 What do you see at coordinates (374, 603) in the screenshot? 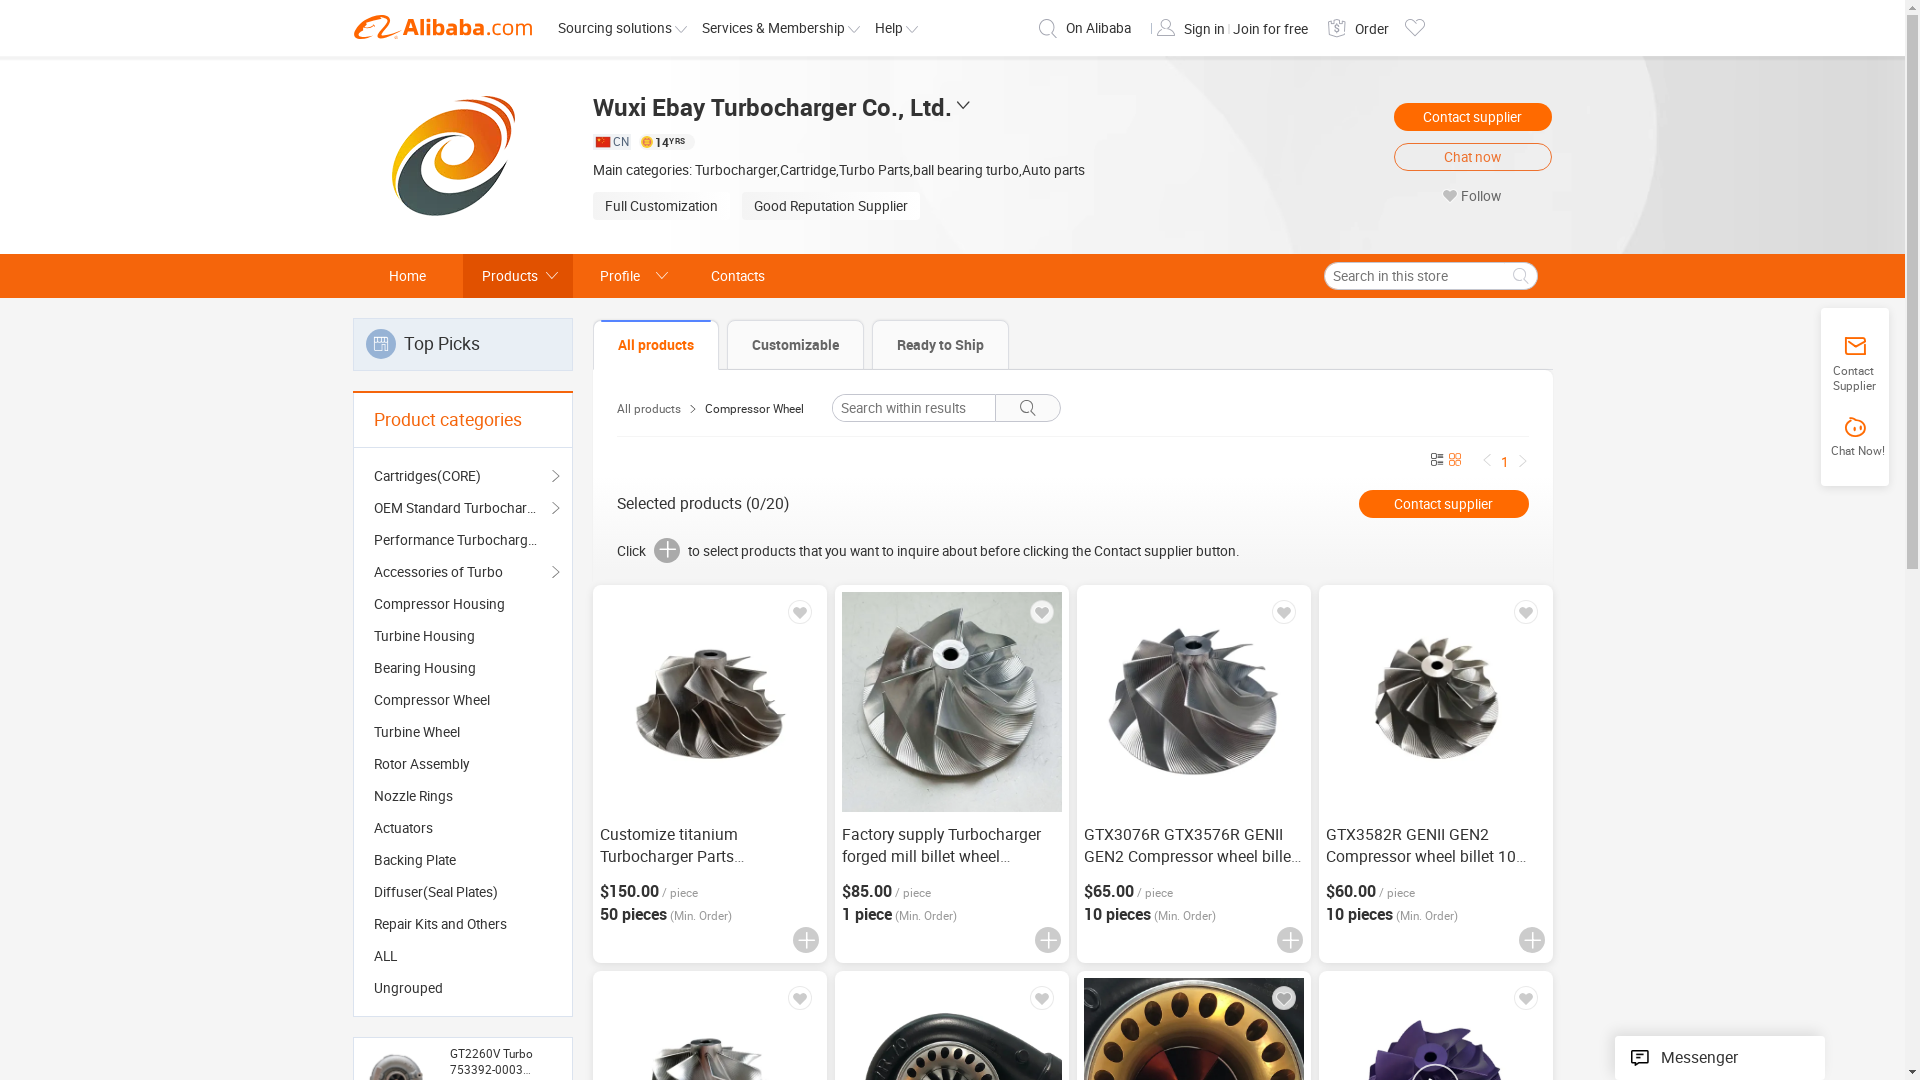
I see `'Compressor Housing'` at bounding box center [374, 603].